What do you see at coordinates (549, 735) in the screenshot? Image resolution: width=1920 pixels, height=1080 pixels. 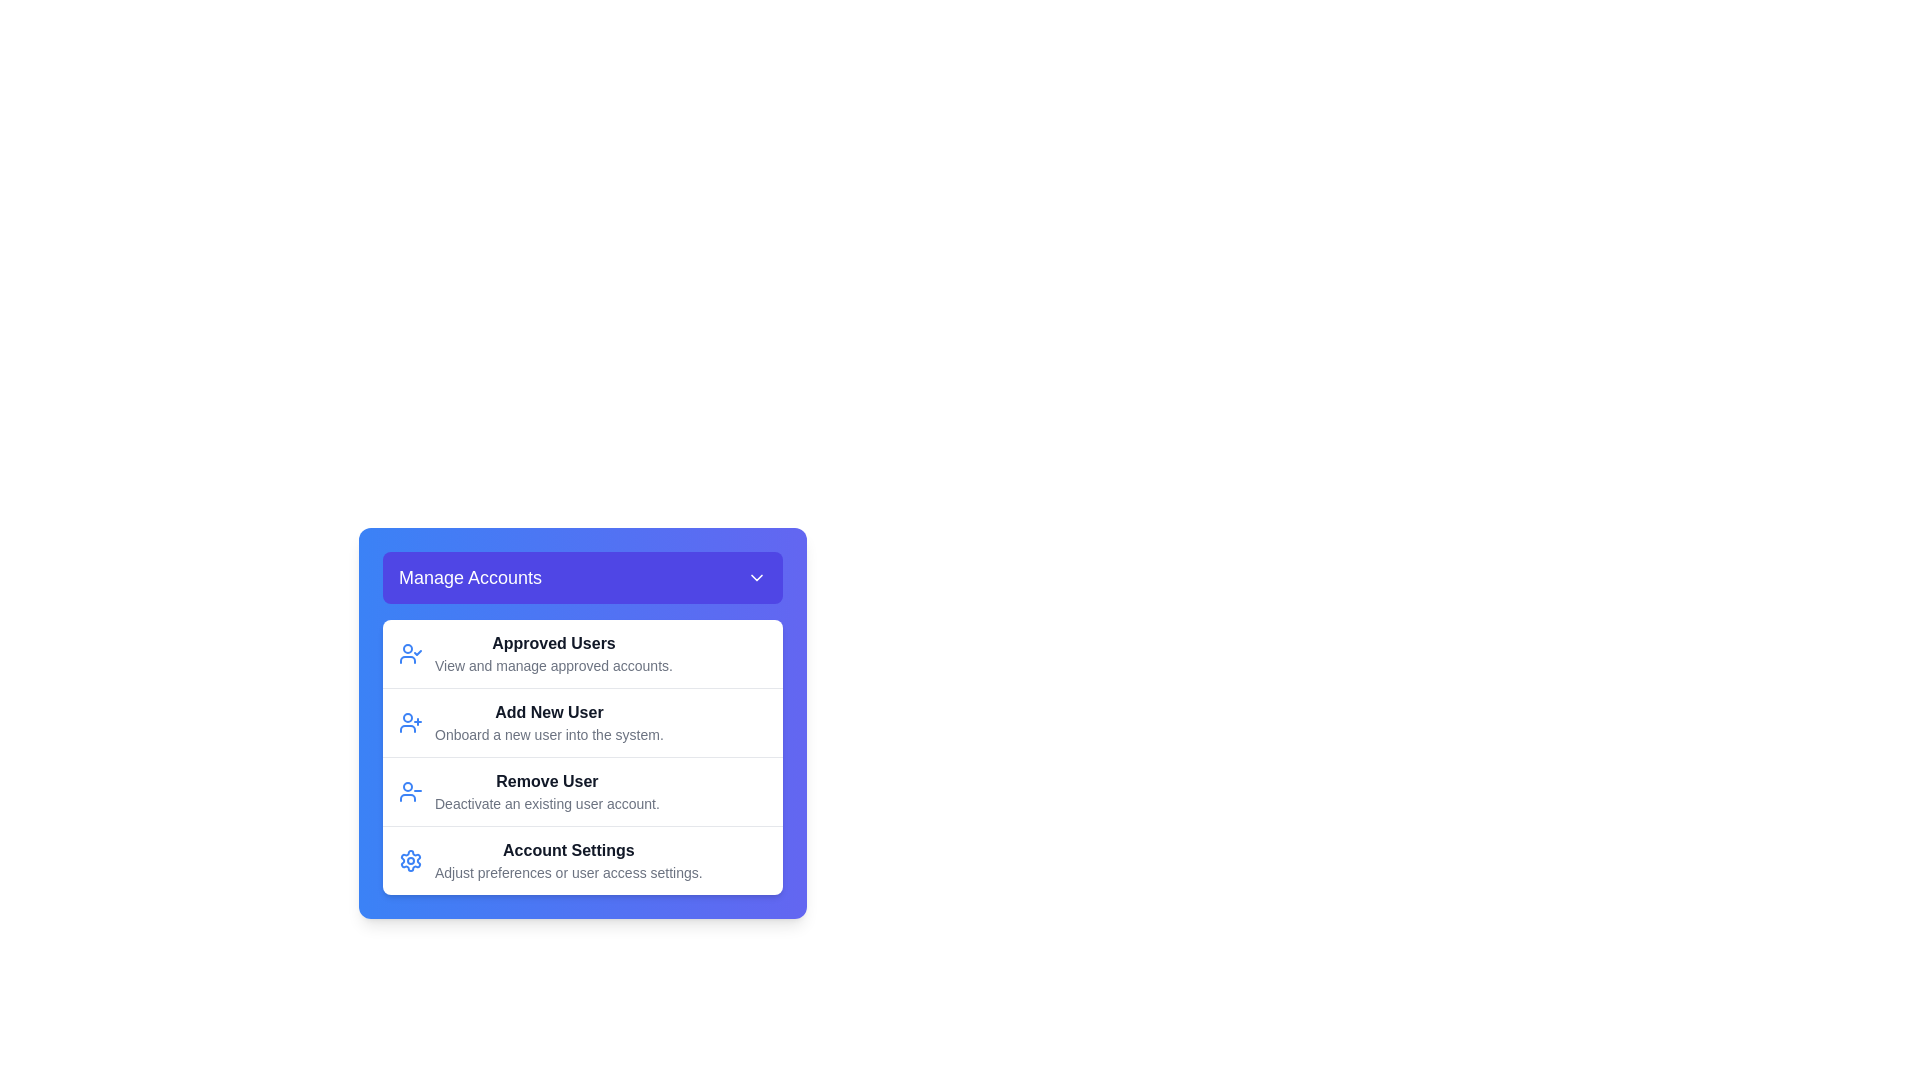 I see `the static text label displaying 'Onboard a new user into the system.' located beneath the bolded text 'Add New User' in the 'Manage Accounts' section` at bounding box center [549, 735].